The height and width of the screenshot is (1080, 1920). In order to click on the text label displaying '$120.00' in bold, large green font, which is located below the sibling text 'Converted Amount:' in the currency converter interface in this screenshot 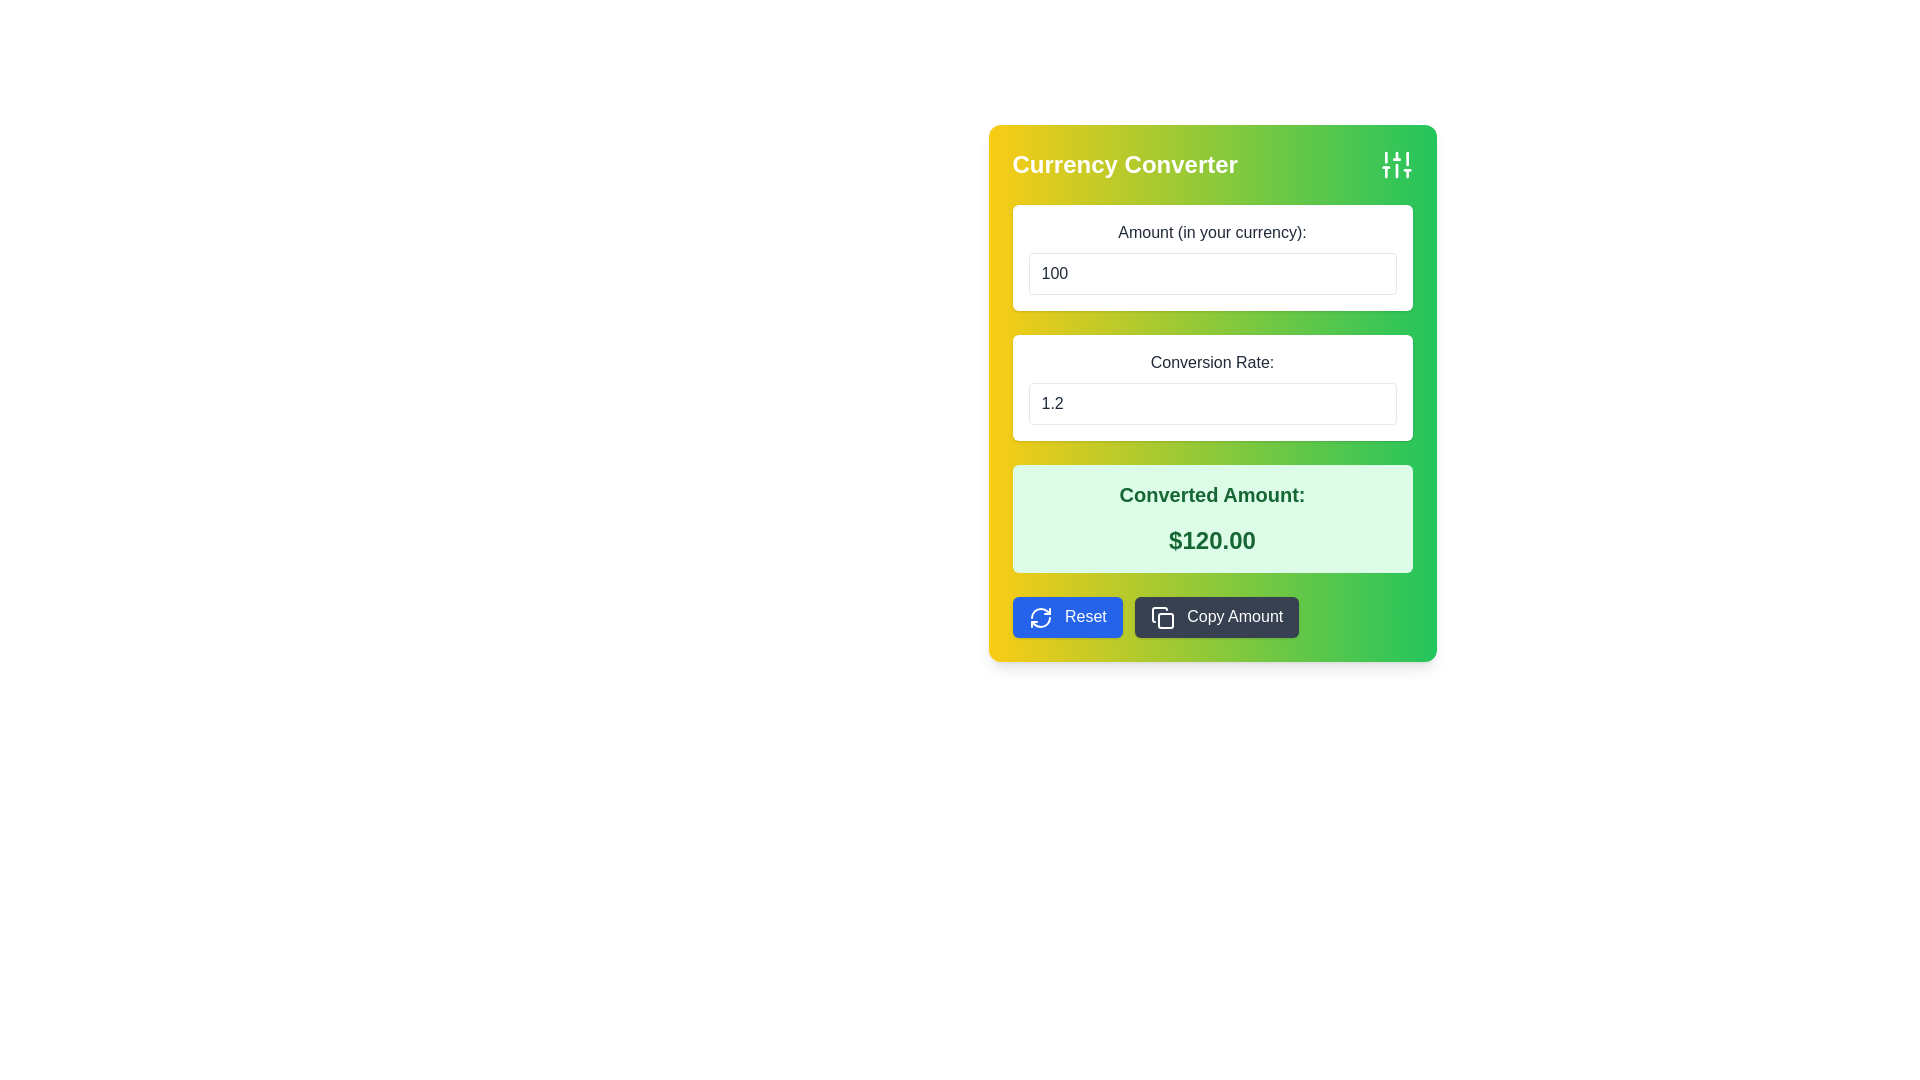, I will do `click(1211, 540)`.